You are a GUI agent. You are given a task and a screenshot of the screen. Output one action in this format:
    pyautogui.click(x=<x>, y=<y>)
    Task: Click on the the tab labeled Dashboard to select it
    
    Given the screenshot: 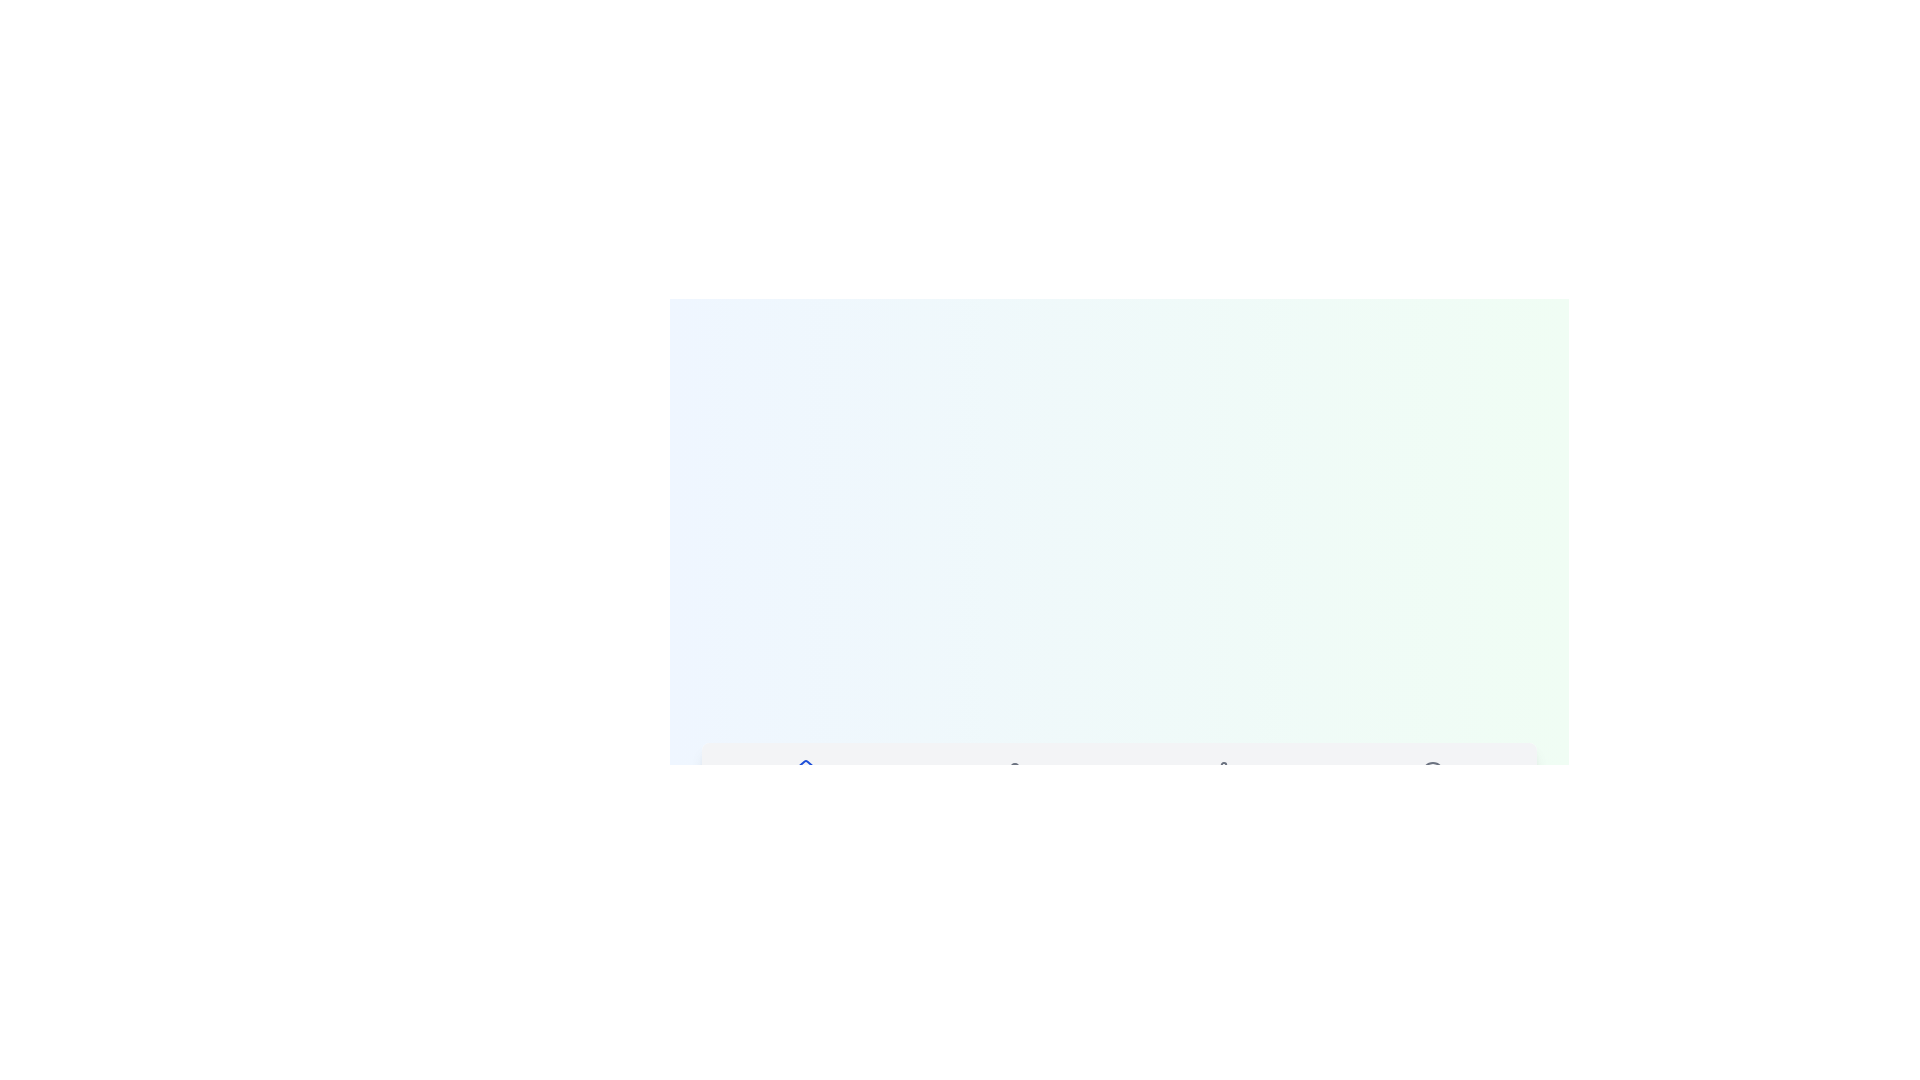 What is the action you would take?
    pyautogui.click(x=806, y=783)
    